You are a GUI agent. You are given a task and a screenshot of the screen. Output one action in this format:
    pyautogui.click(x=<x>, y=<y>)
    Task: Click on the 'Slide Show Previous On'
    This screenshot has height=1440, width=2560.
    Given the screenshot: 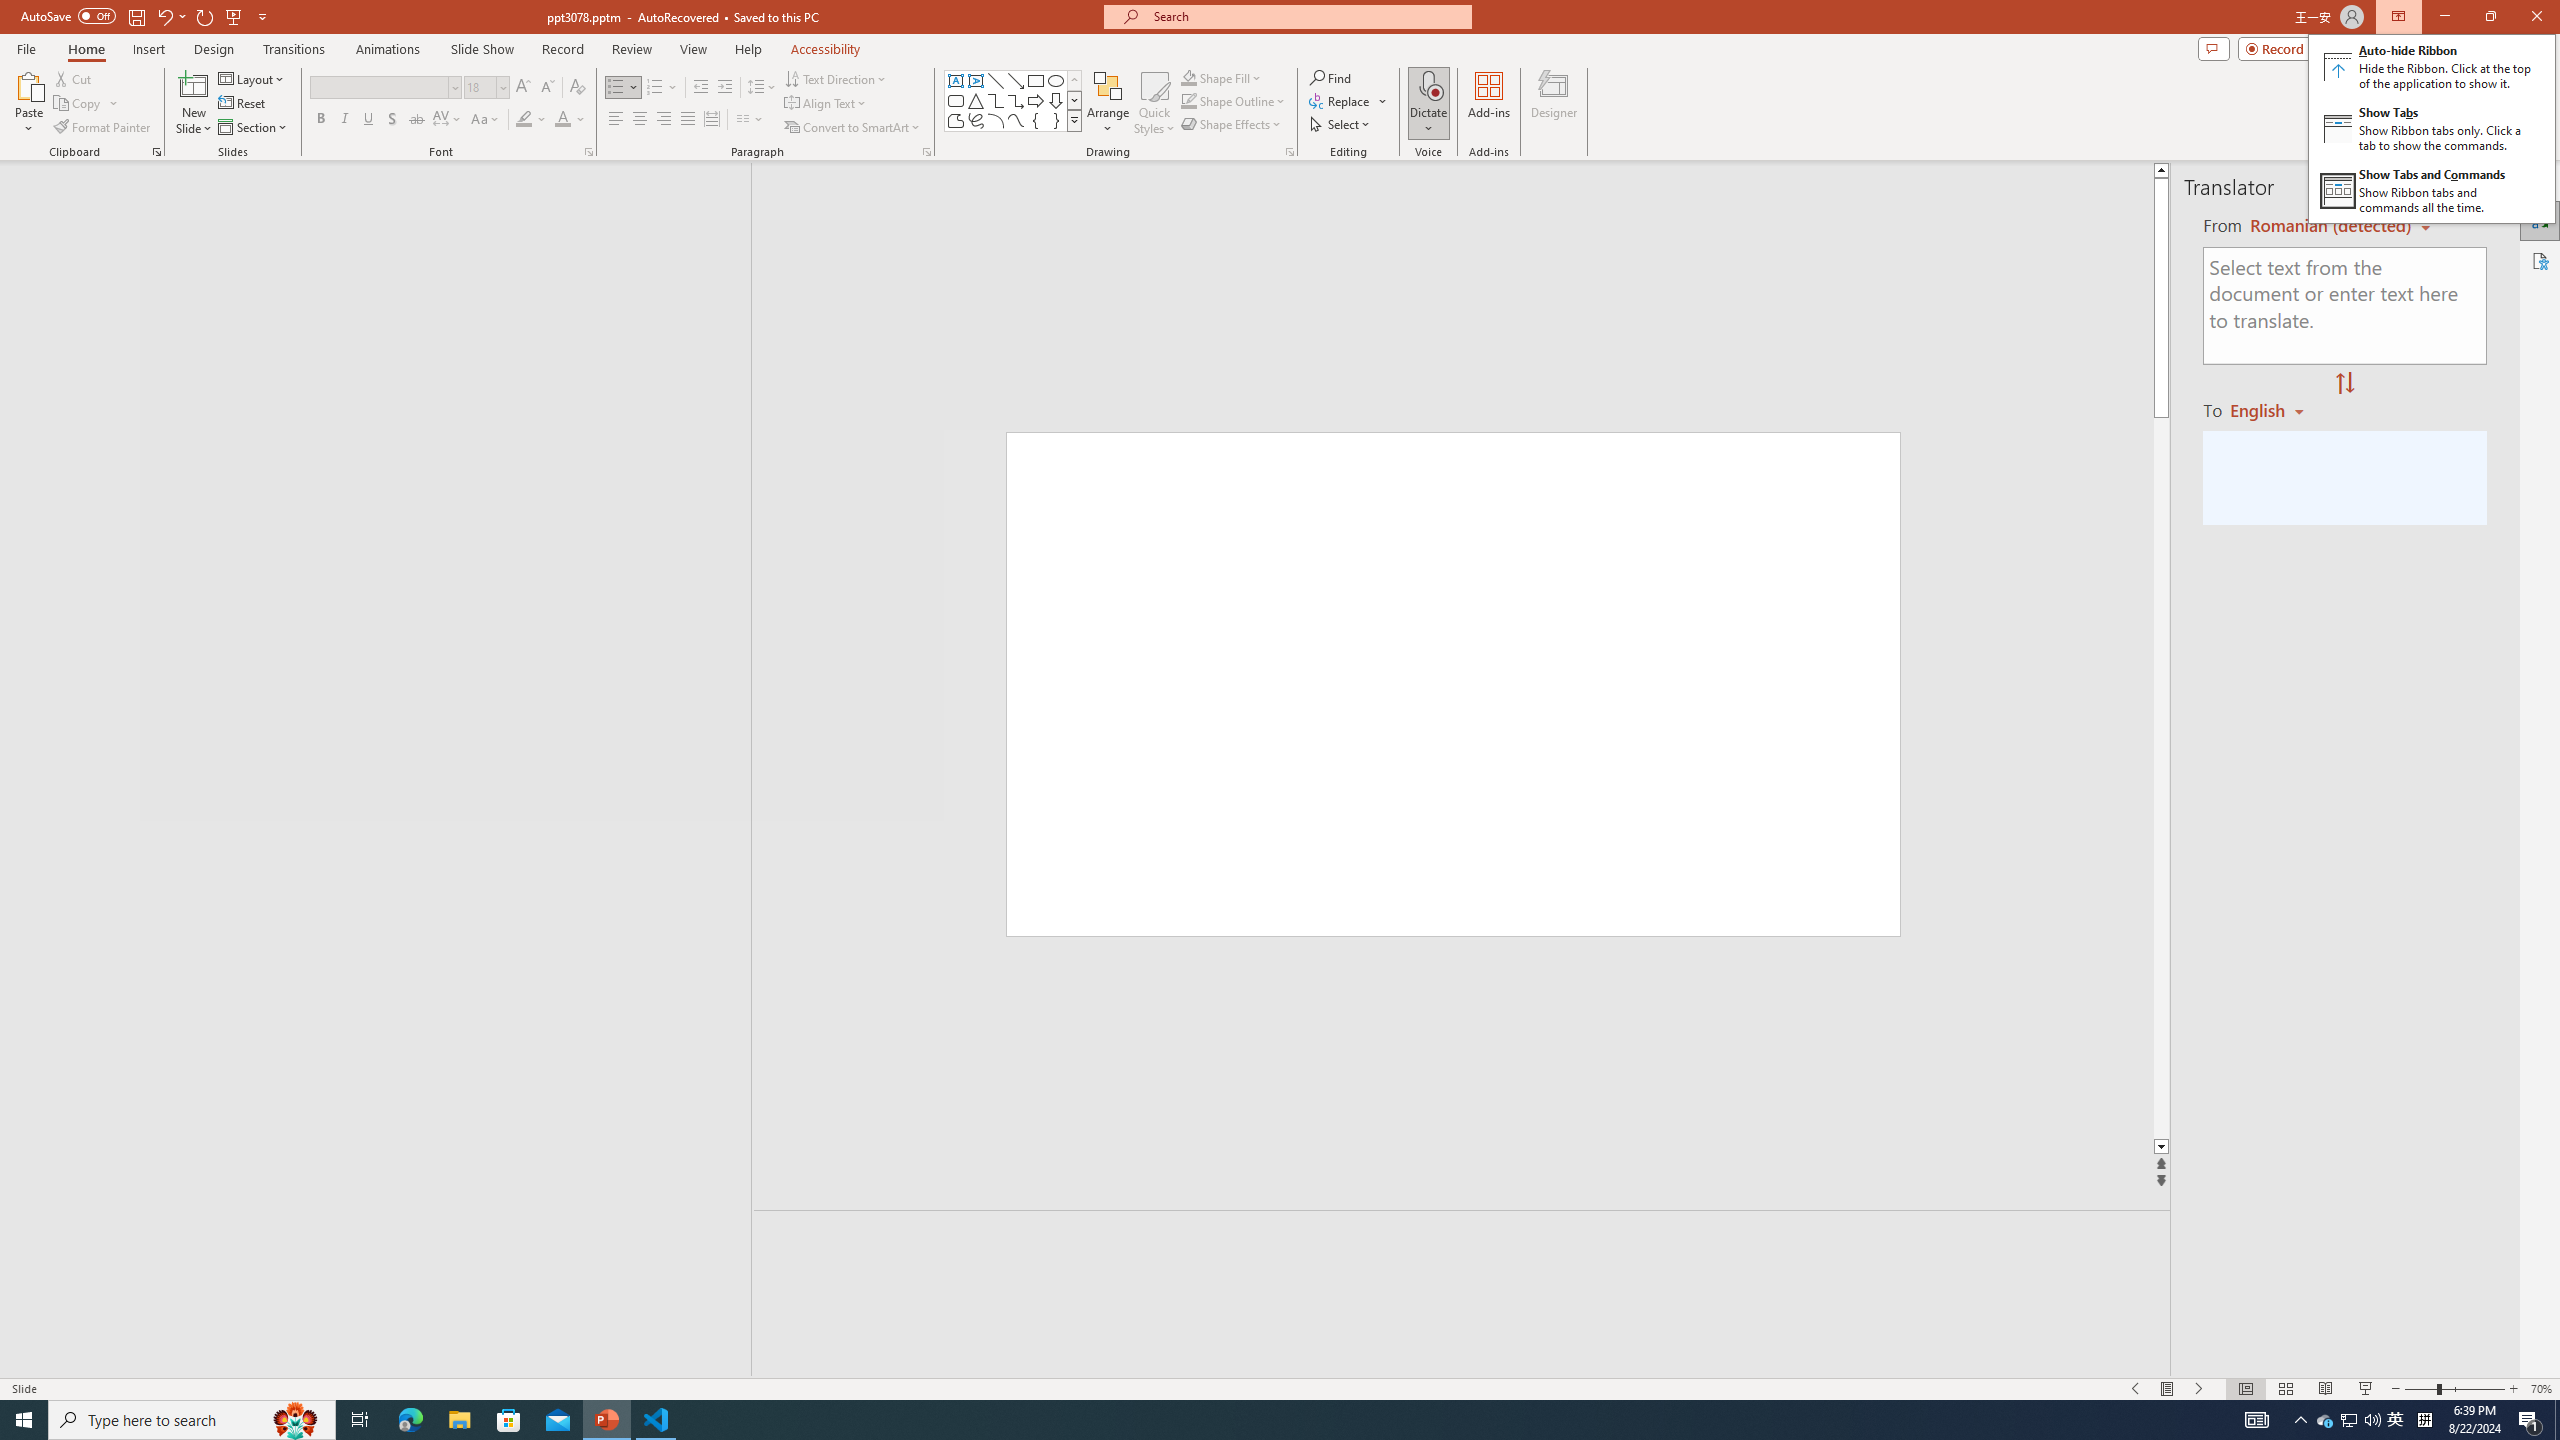 What is the action you would take?
    pyautogui.click(x=2136, y=1389)
    